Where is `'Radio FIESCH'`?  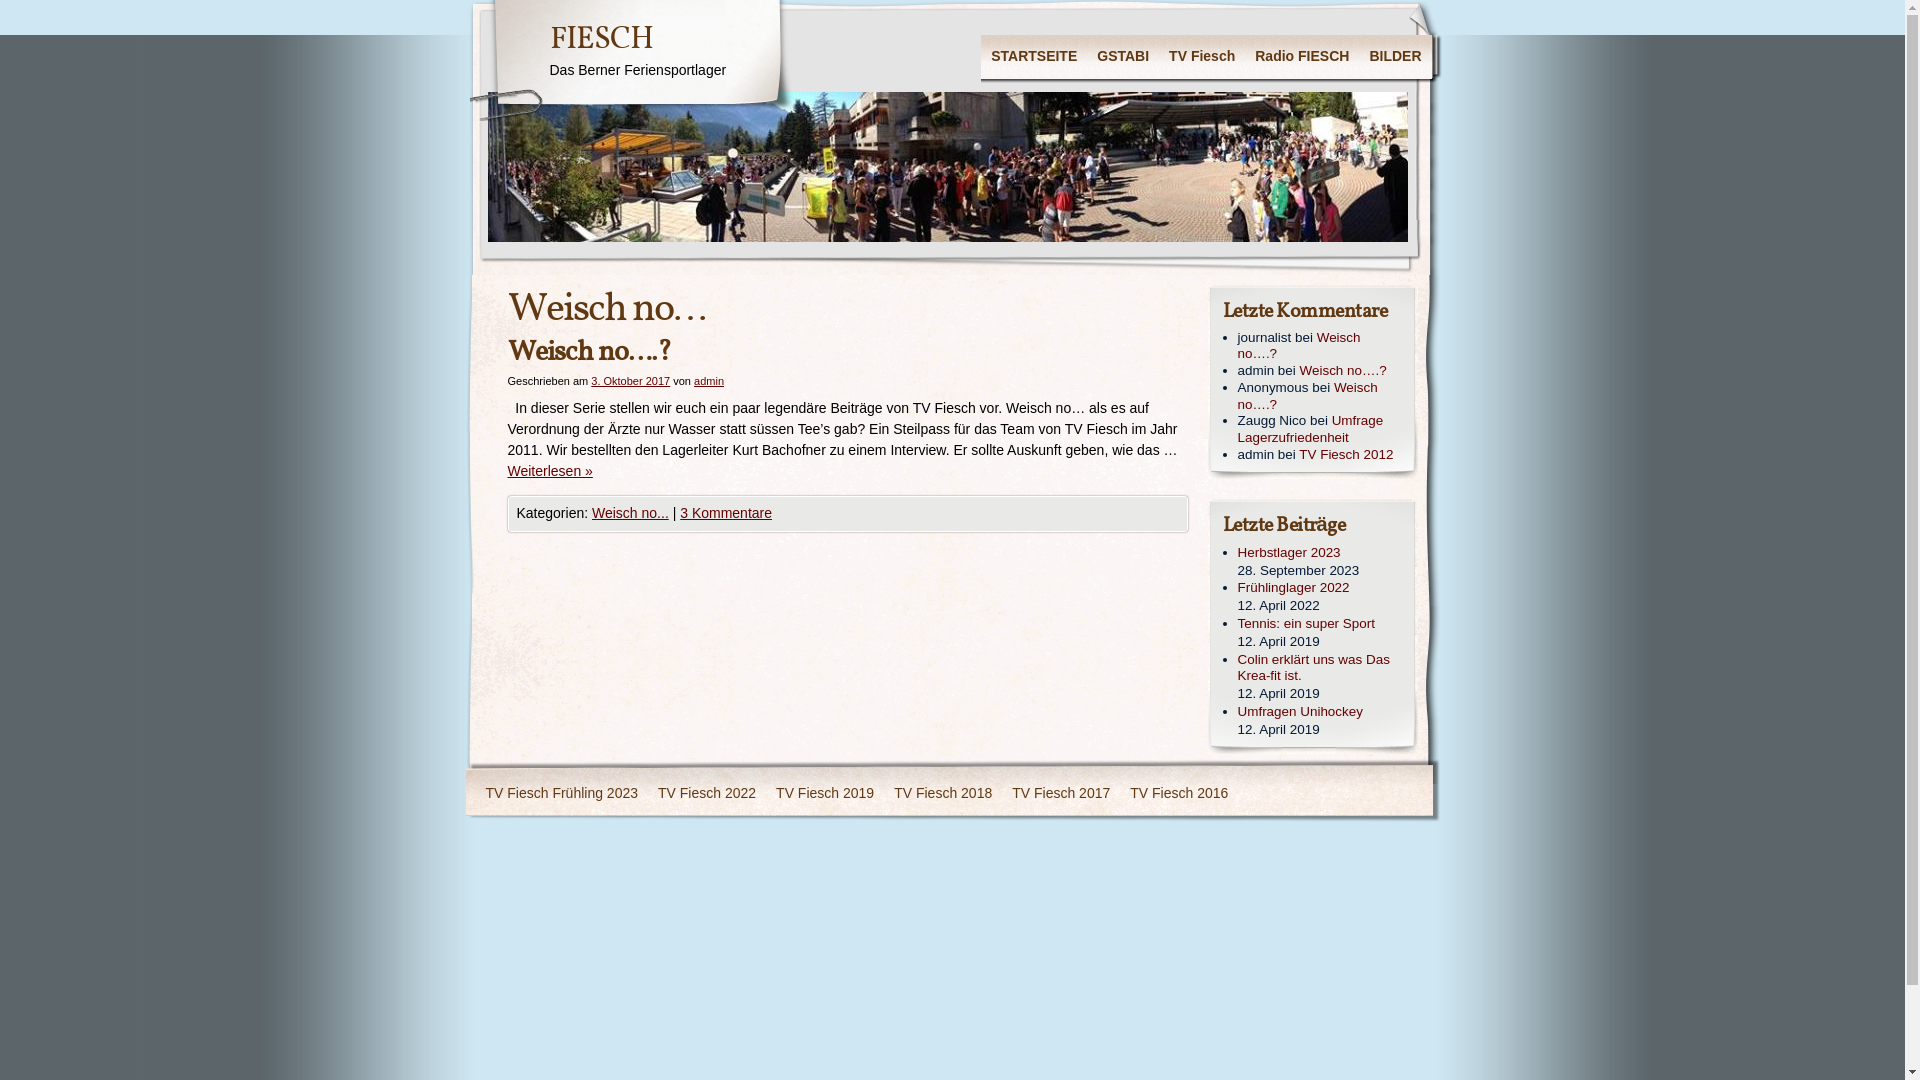 'Radio FIESCH' is located at coordinates (1301, 56).